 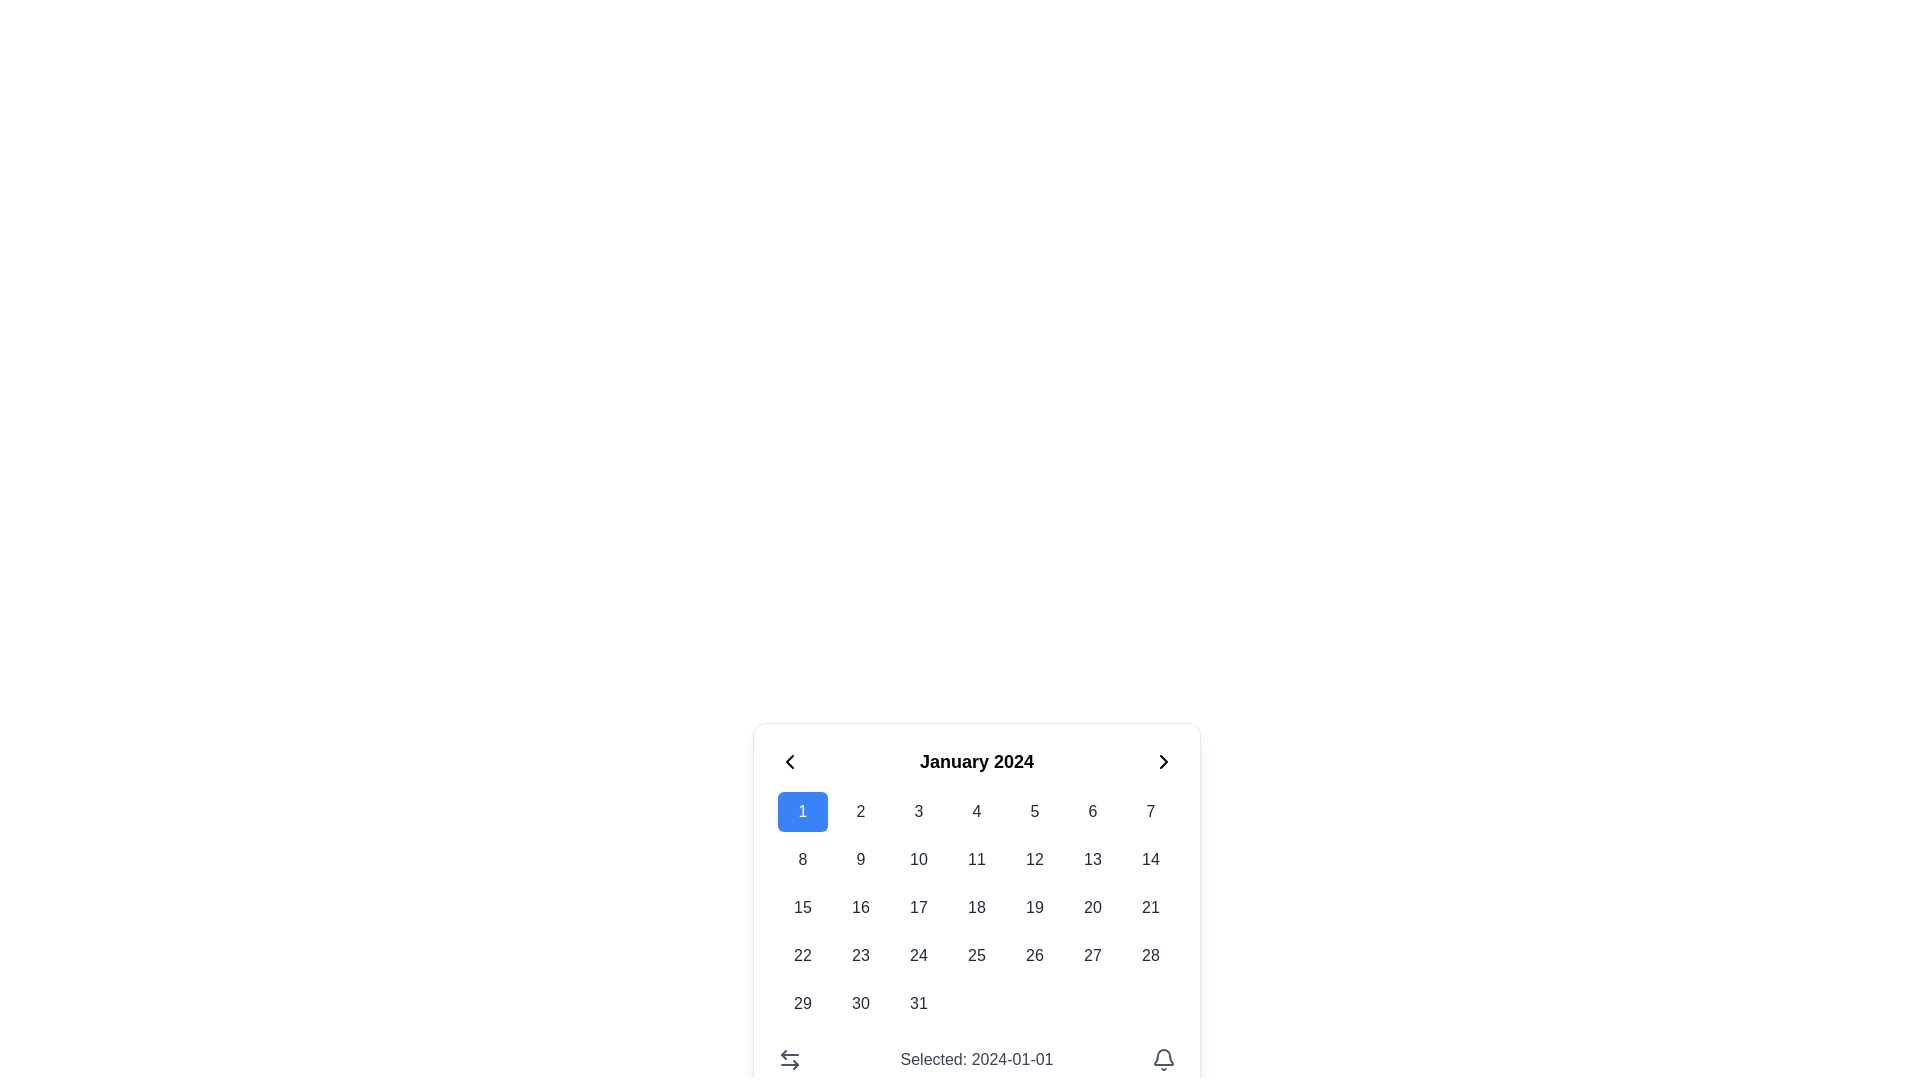 What do you see at coordinates (1092, 955) in the screenshot?
I see `the text label displaying the number '27' in the calendar UI for January 2024` at bounding box center [1092, 955].